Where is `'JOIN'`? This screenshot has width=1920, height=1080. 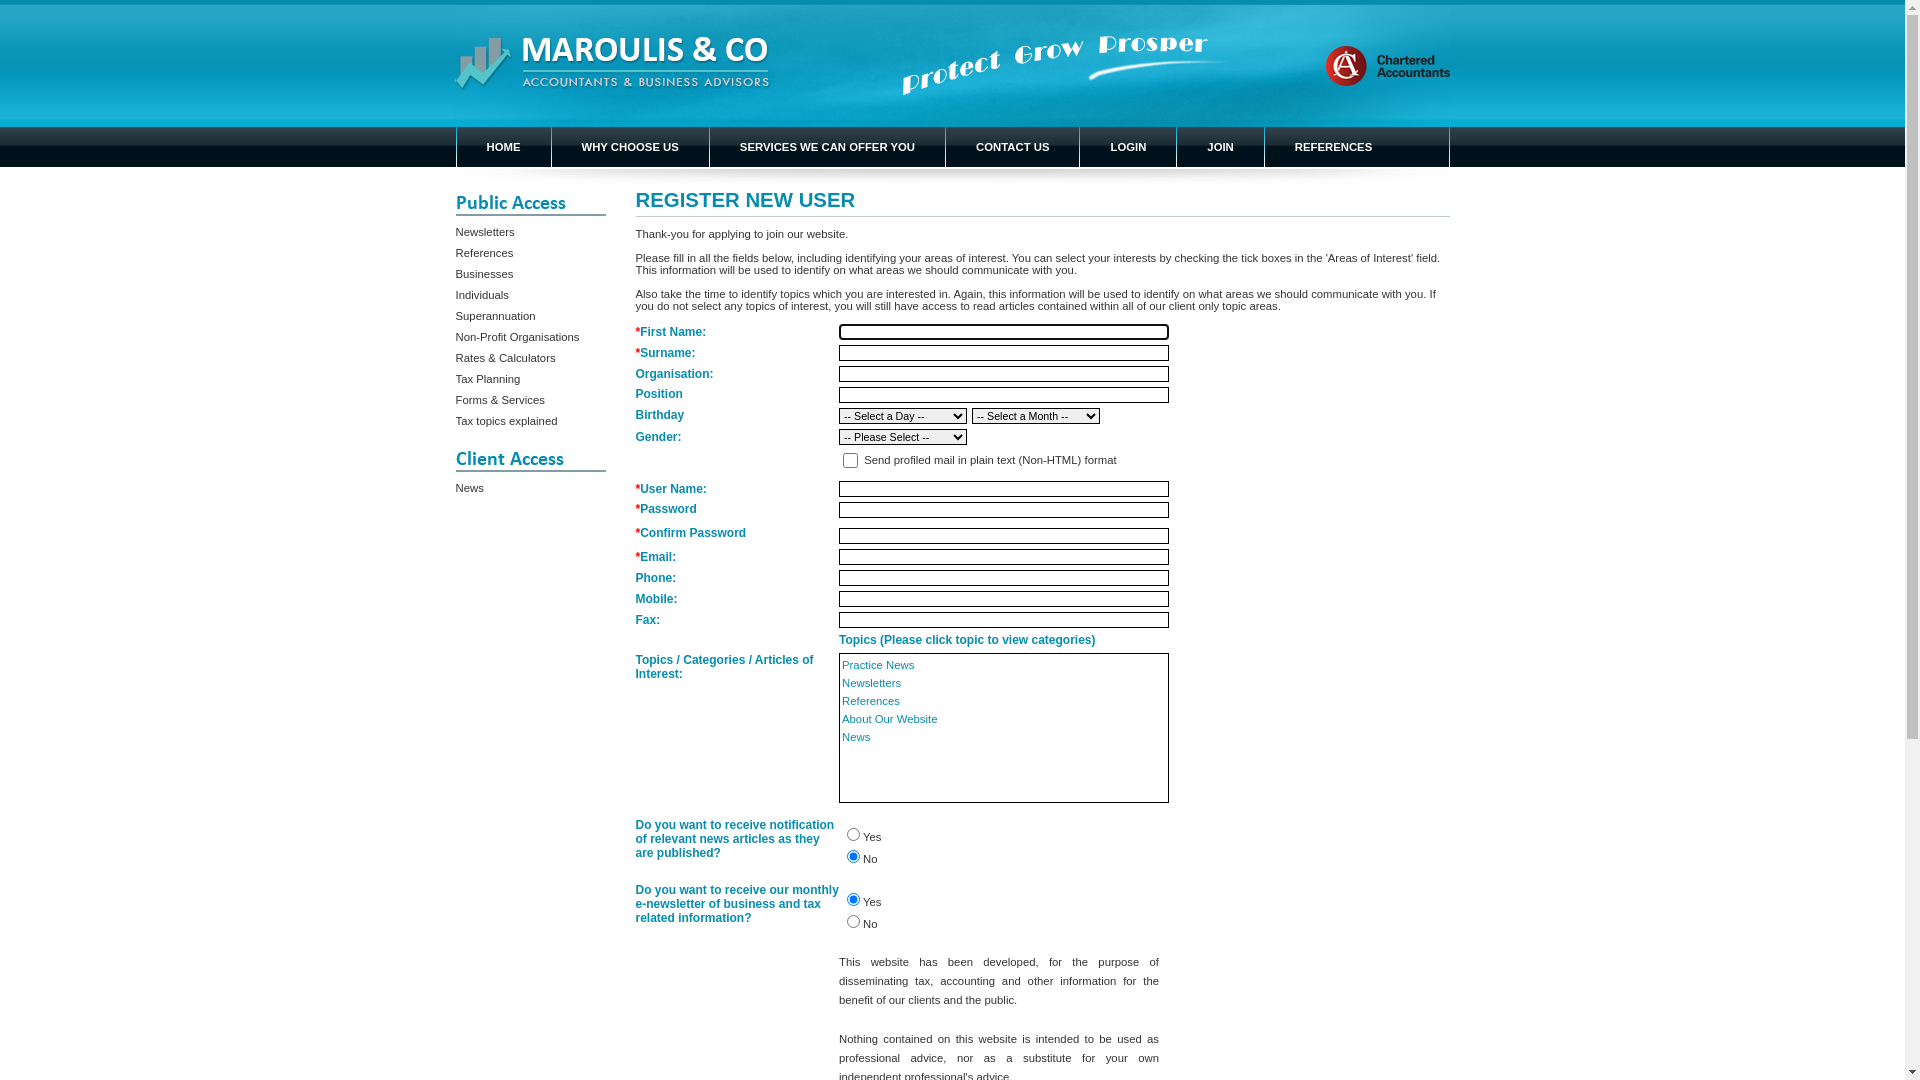
'JOIN' is located at coordinates (1218, 145).